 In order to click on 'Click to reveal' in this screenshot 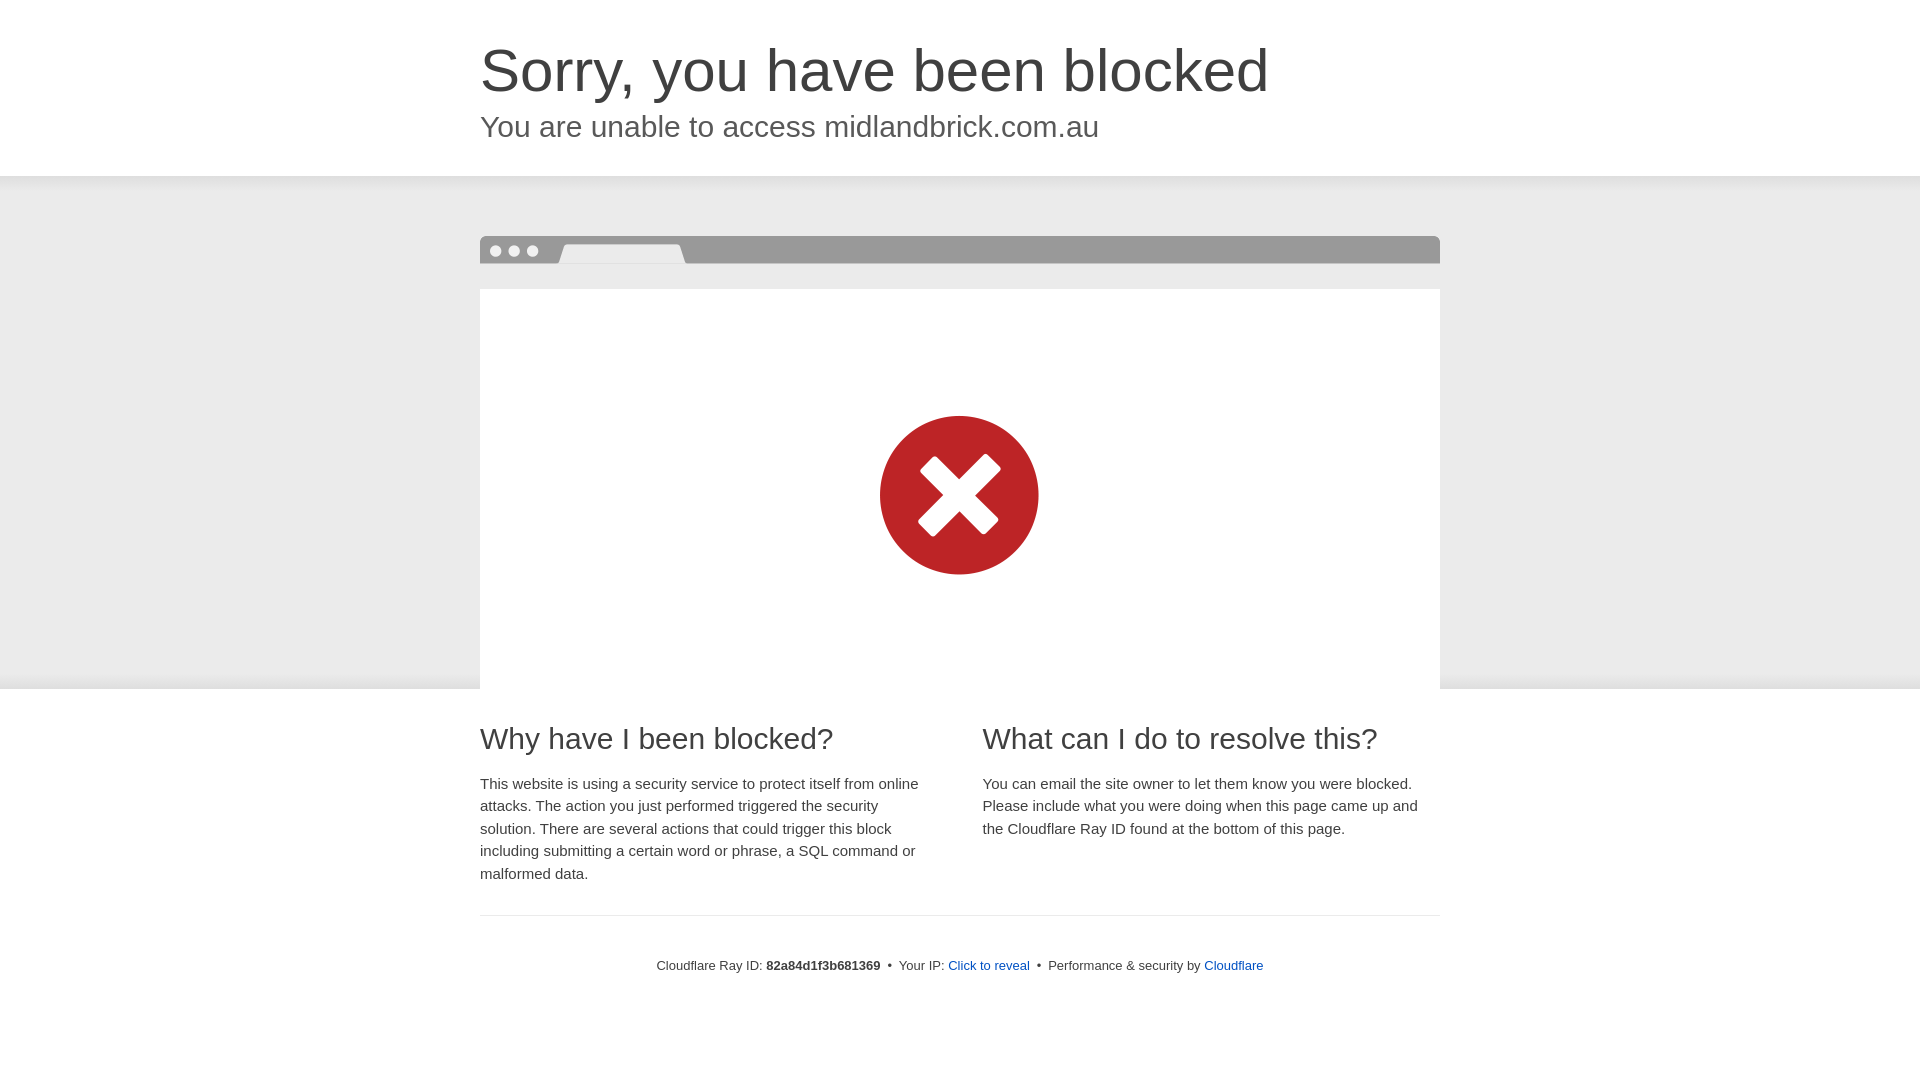, I will do `click(988, 964)`.